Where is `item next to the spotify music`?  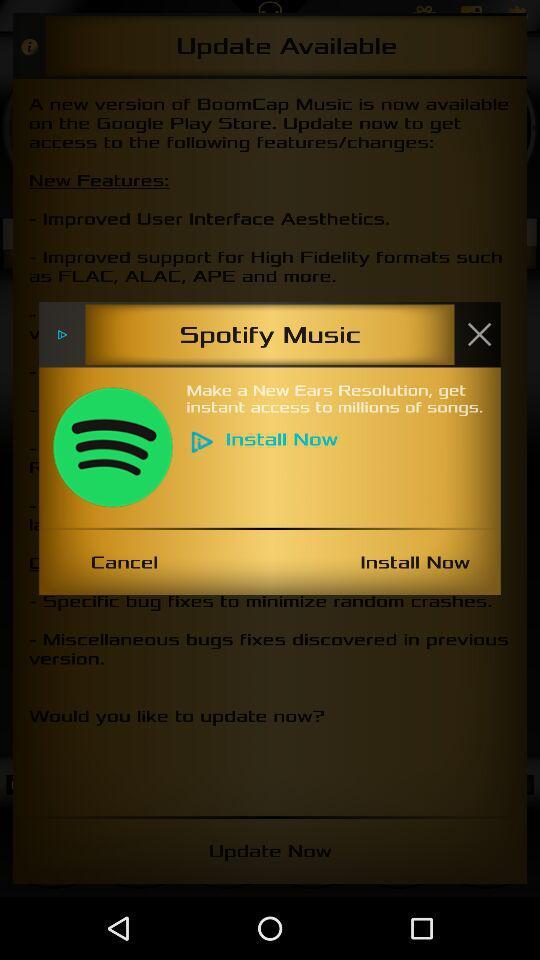 item next to the spotify music is located at coordinates (478, 334).